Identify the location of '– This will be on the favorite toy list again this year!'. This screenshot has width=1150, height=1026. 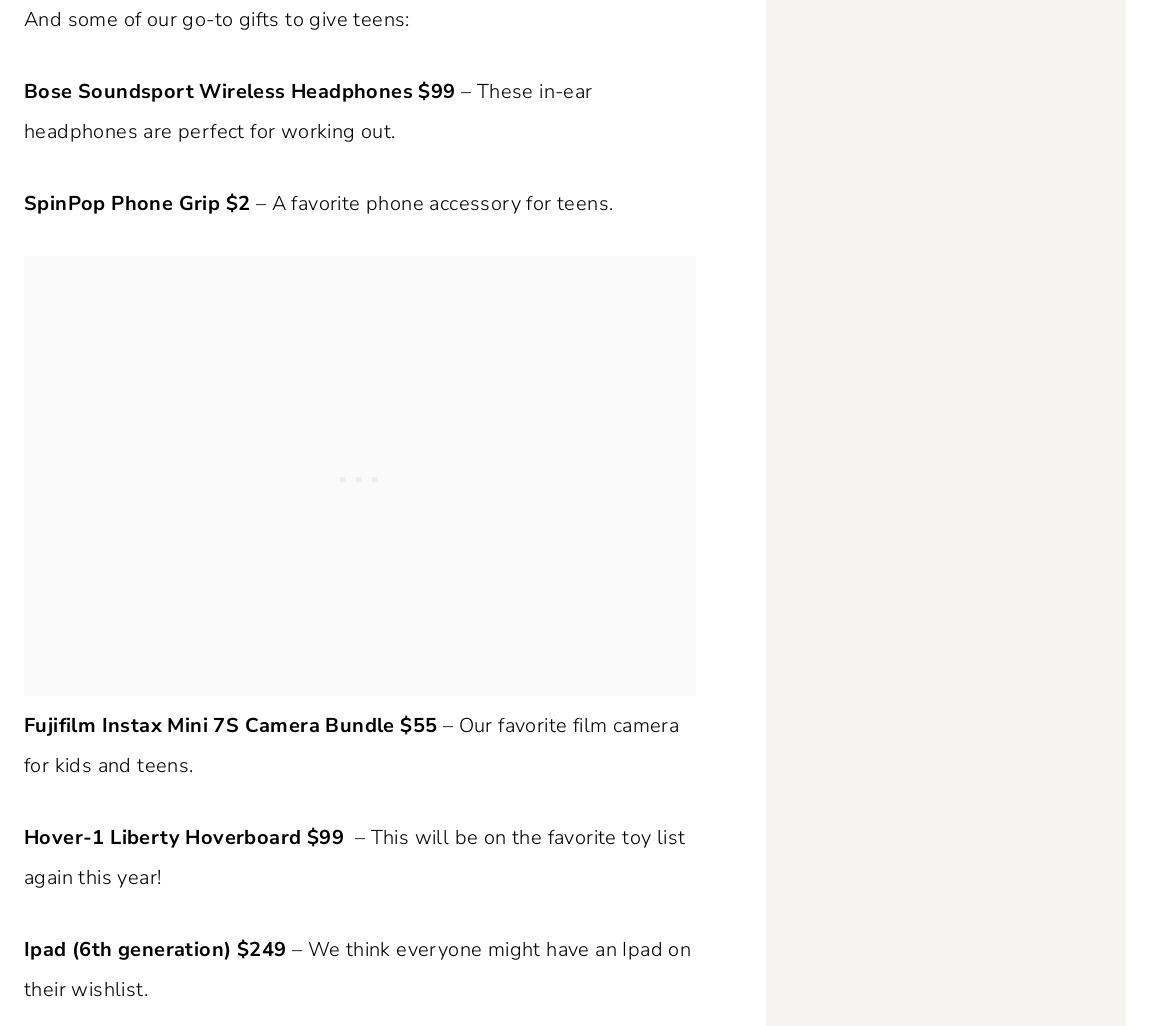
(354, 857).